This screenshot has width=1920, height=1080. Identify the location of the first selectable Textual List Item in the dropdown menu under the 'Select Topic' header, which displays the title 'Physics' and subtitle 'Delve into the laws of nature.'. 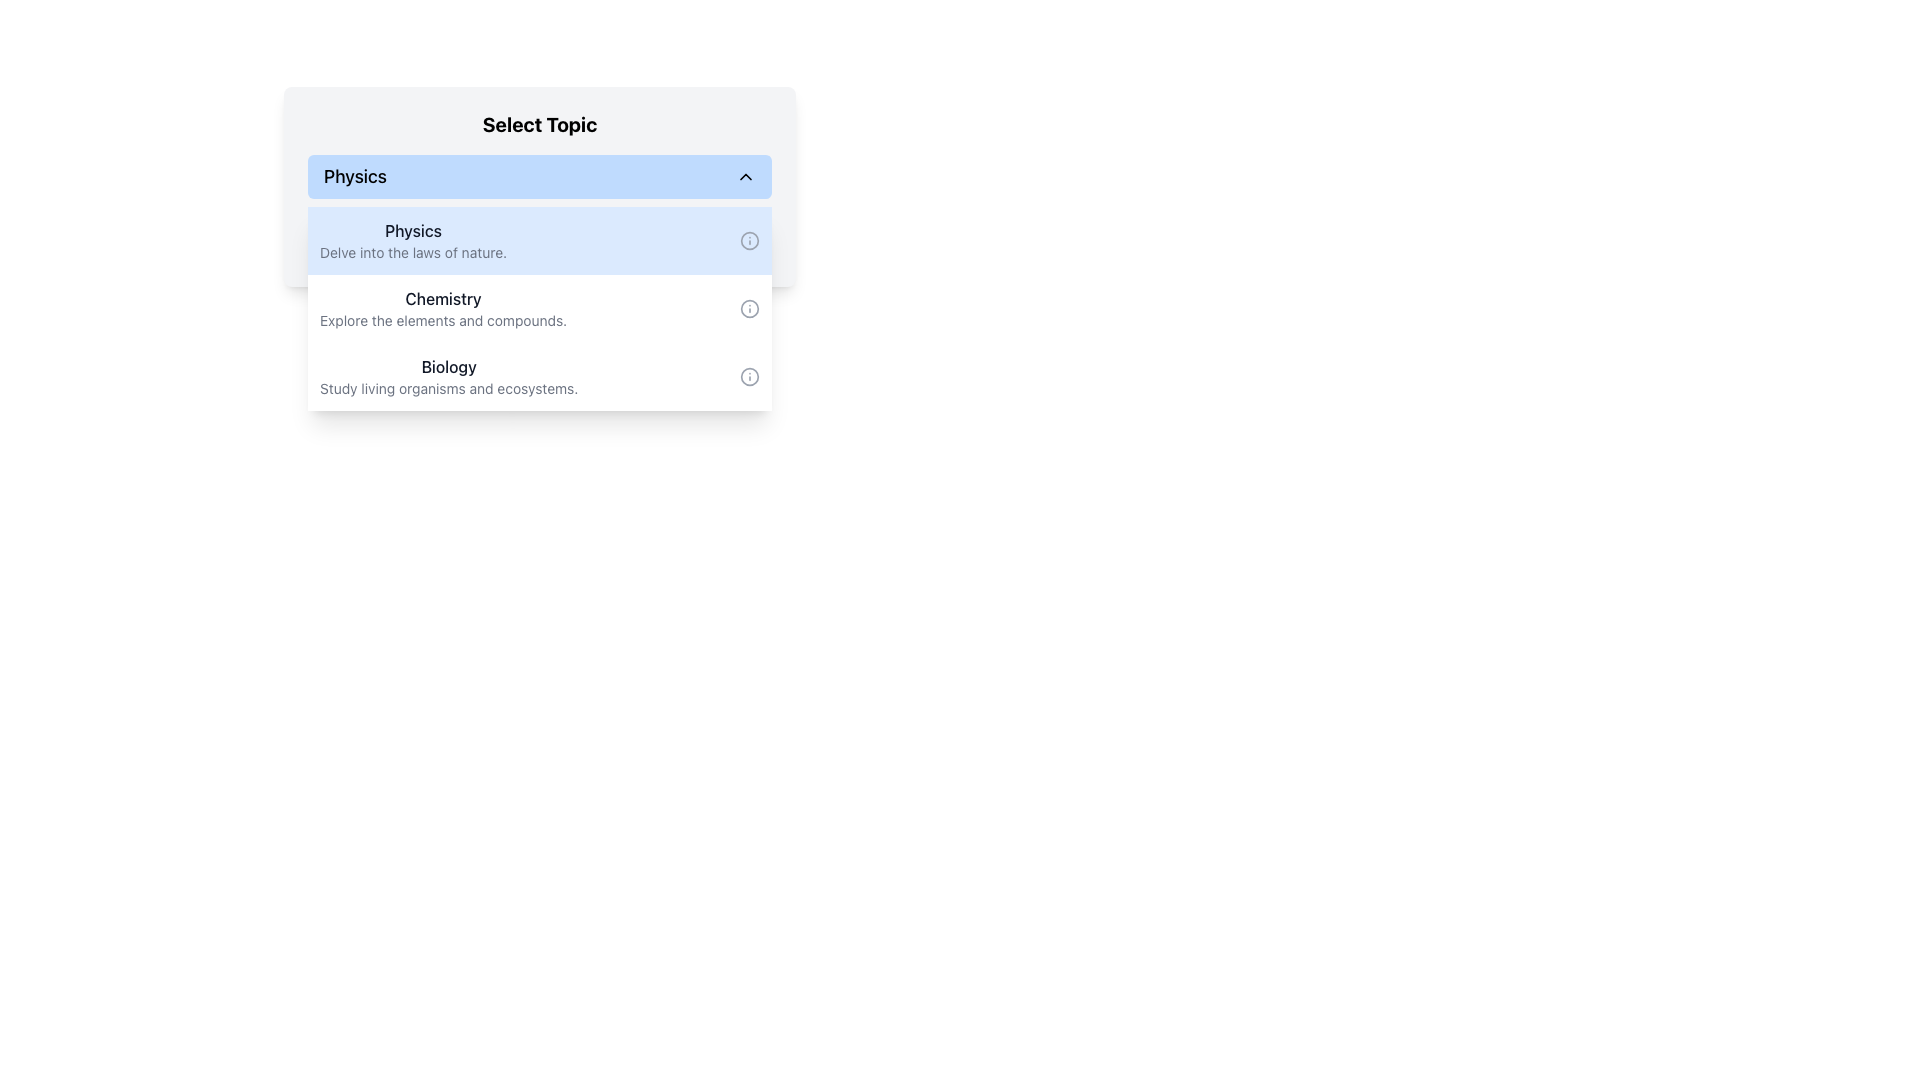
(412, 239).